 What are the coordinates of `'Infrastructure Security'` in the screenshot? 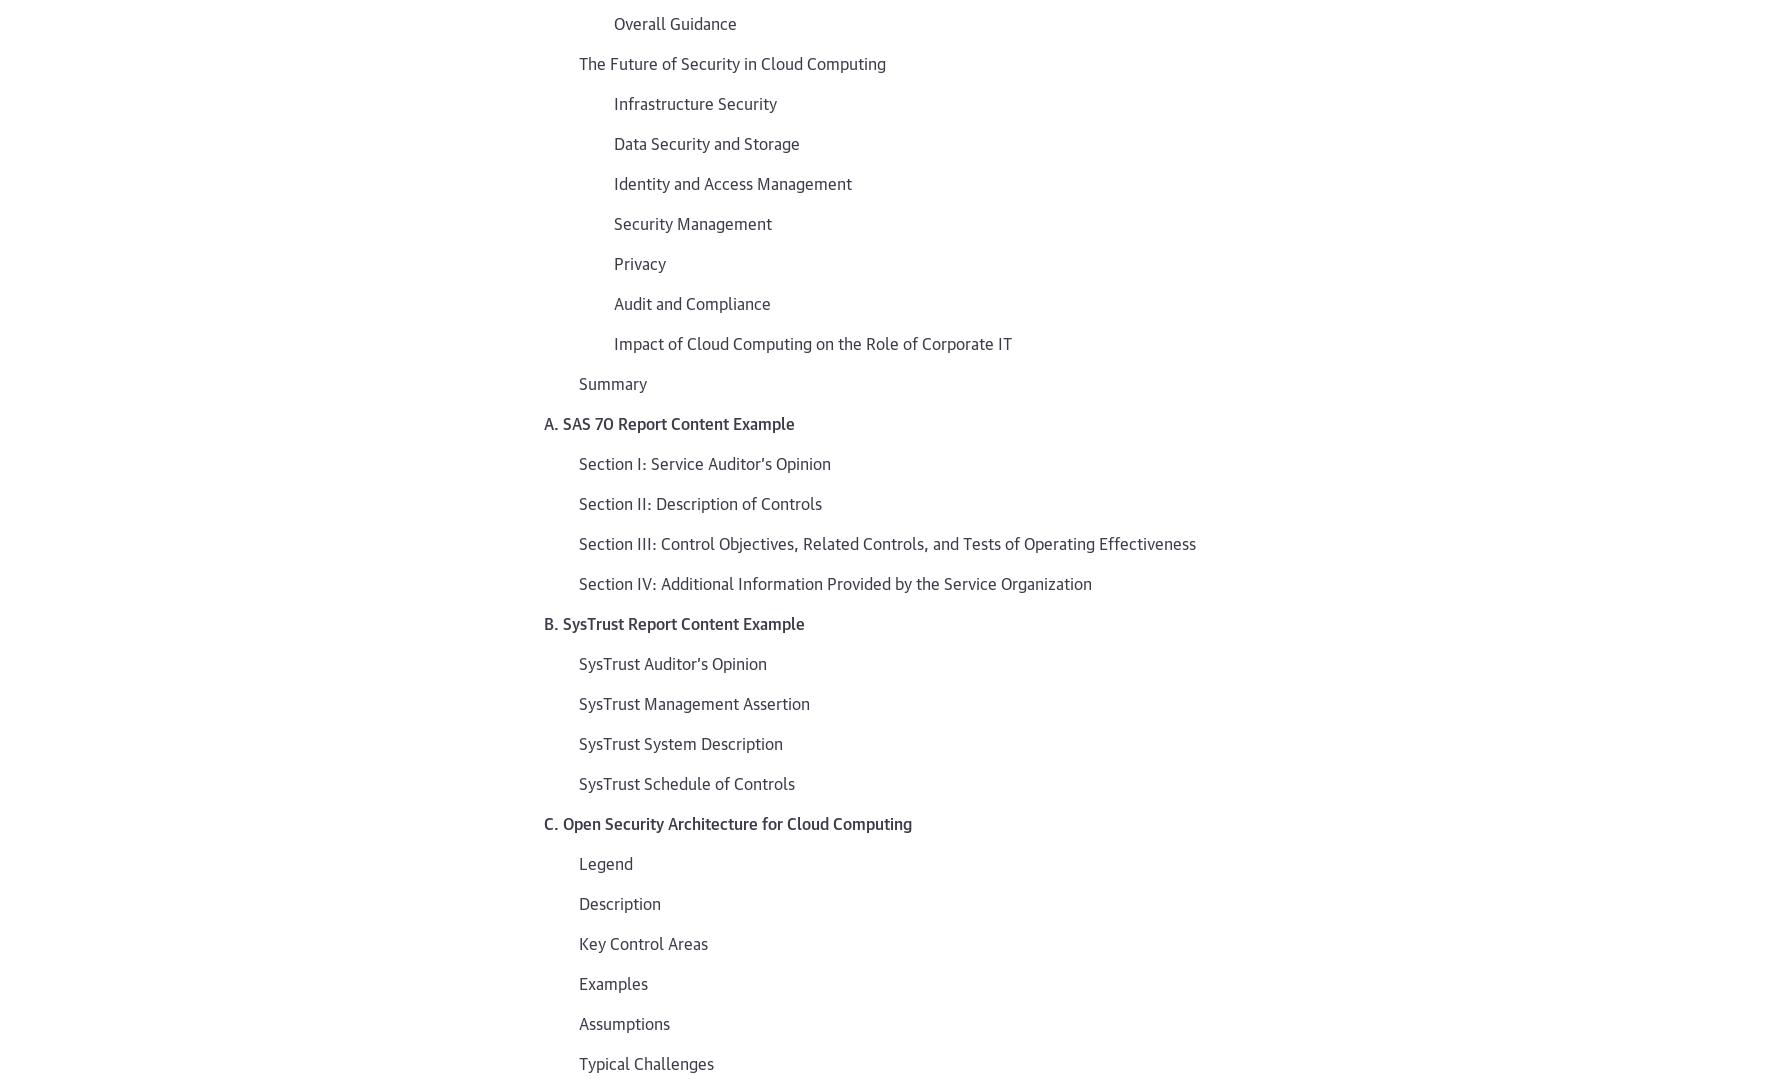 It's located at (694, 101).